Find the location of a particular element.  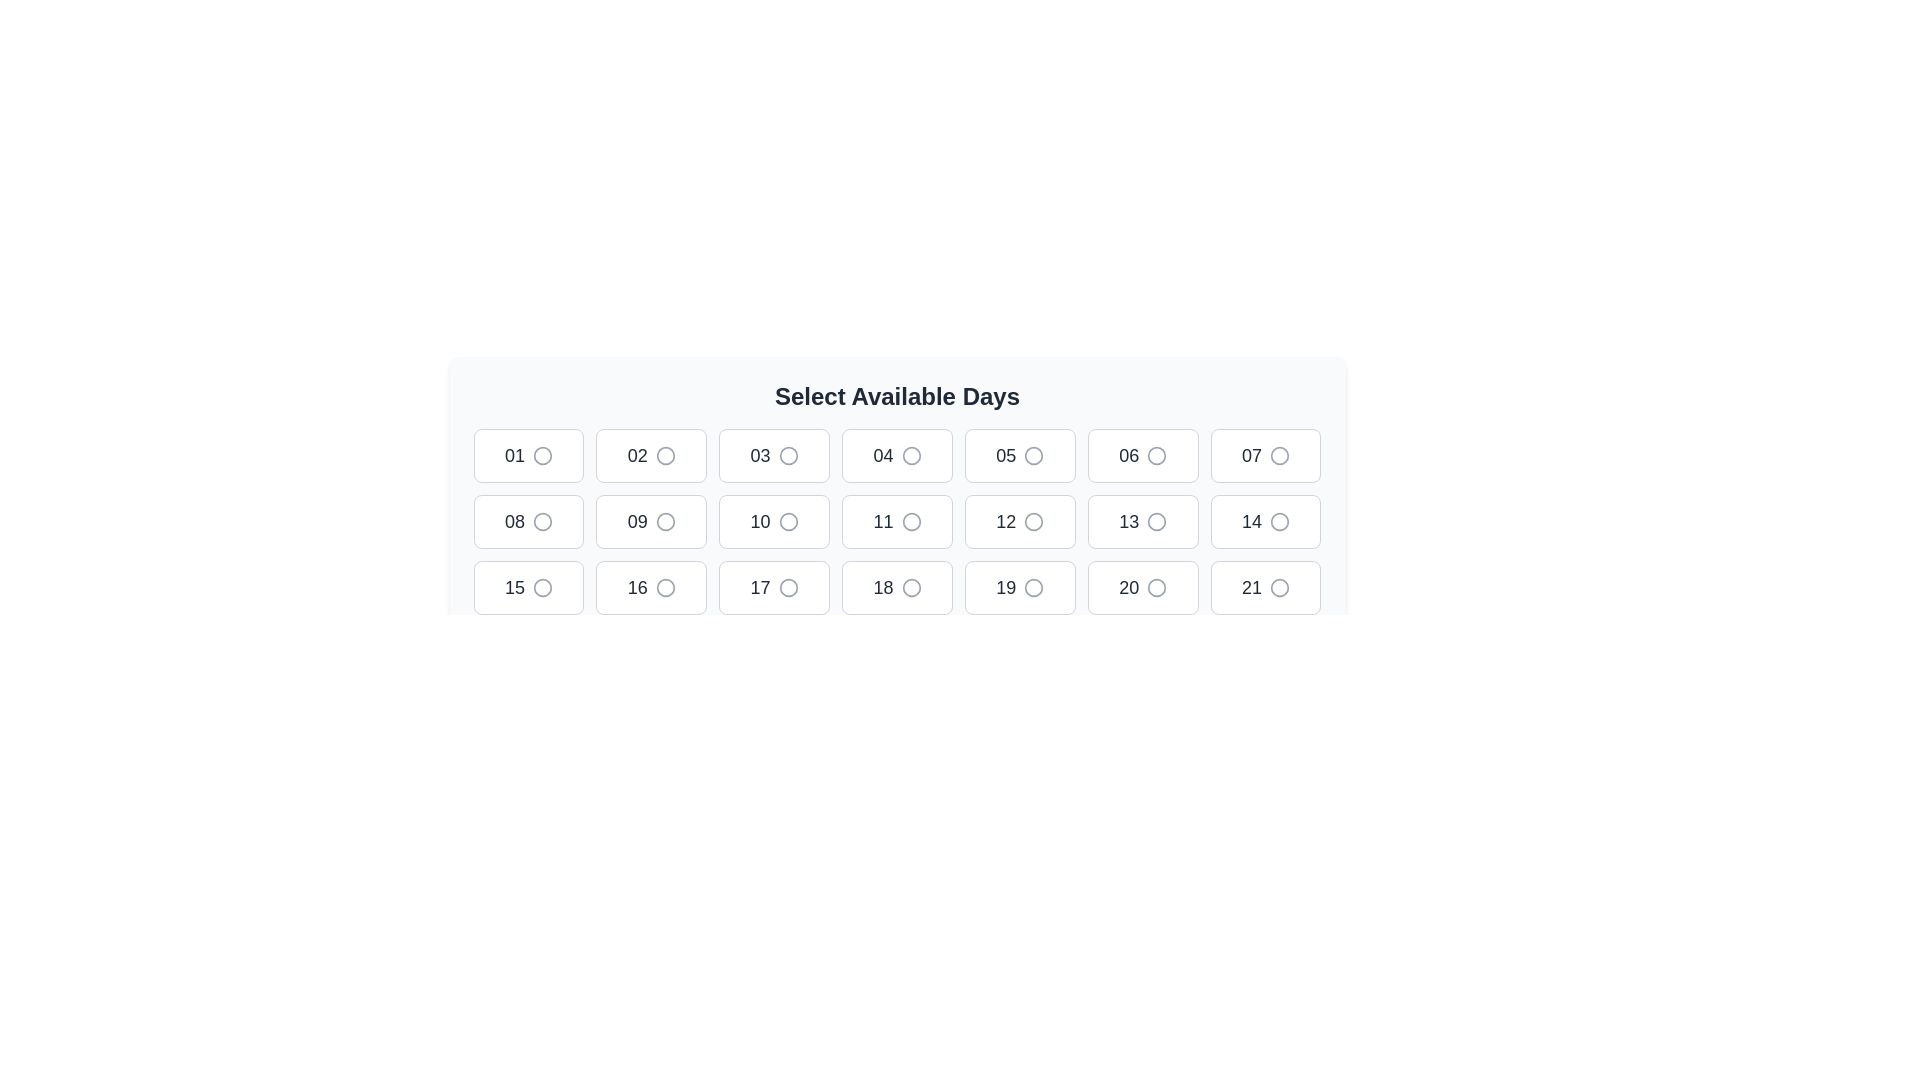

the Circle graphic element styled as an SVG located in the first column of the first row of the grid by clicking on it is located at coordinates (542, 455).